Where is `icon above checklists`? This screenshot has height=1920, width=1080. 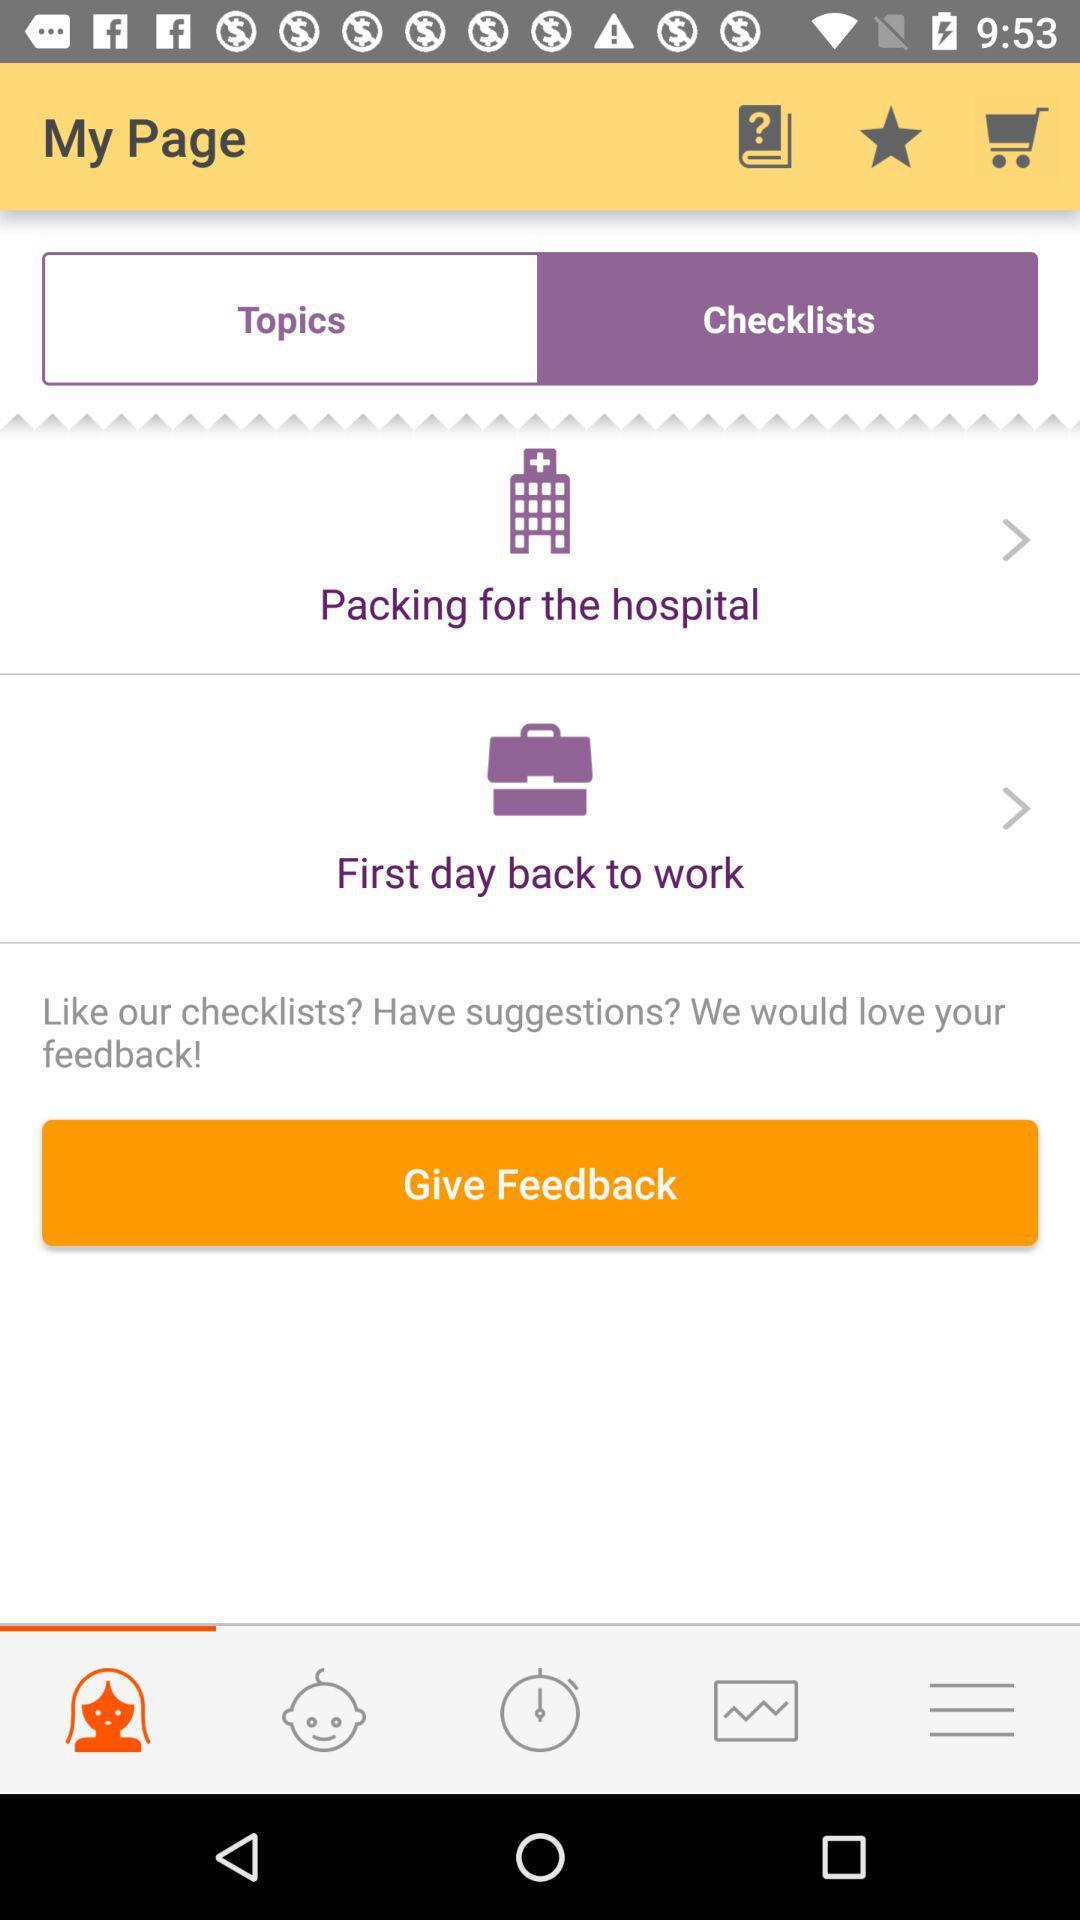 icon above checklists is located at coordinates (890, 135).